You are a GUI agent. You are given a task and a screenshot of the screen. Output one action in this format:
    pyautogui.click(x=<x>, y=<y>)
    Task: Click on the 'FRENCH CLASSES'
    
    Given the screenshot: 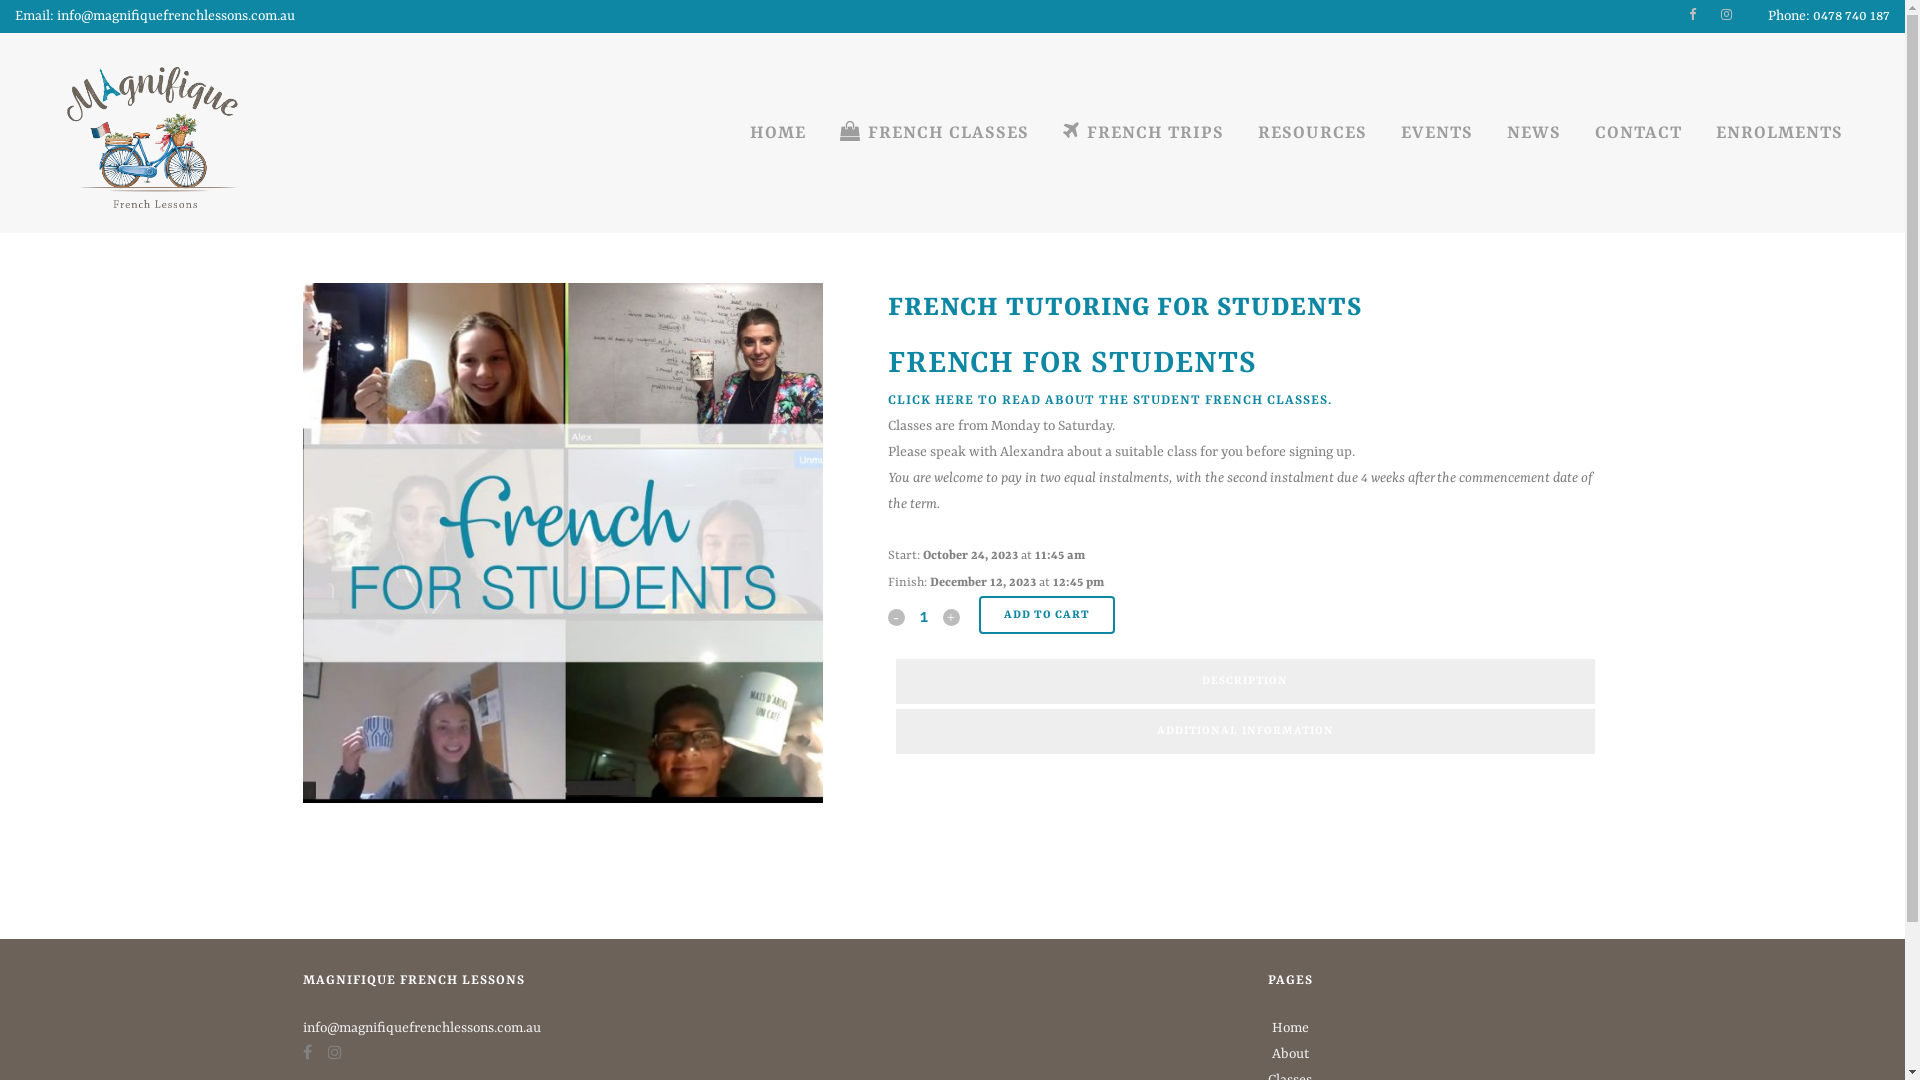 What is the action you would take?
    pyautogui.click(x=933, y=132)
    